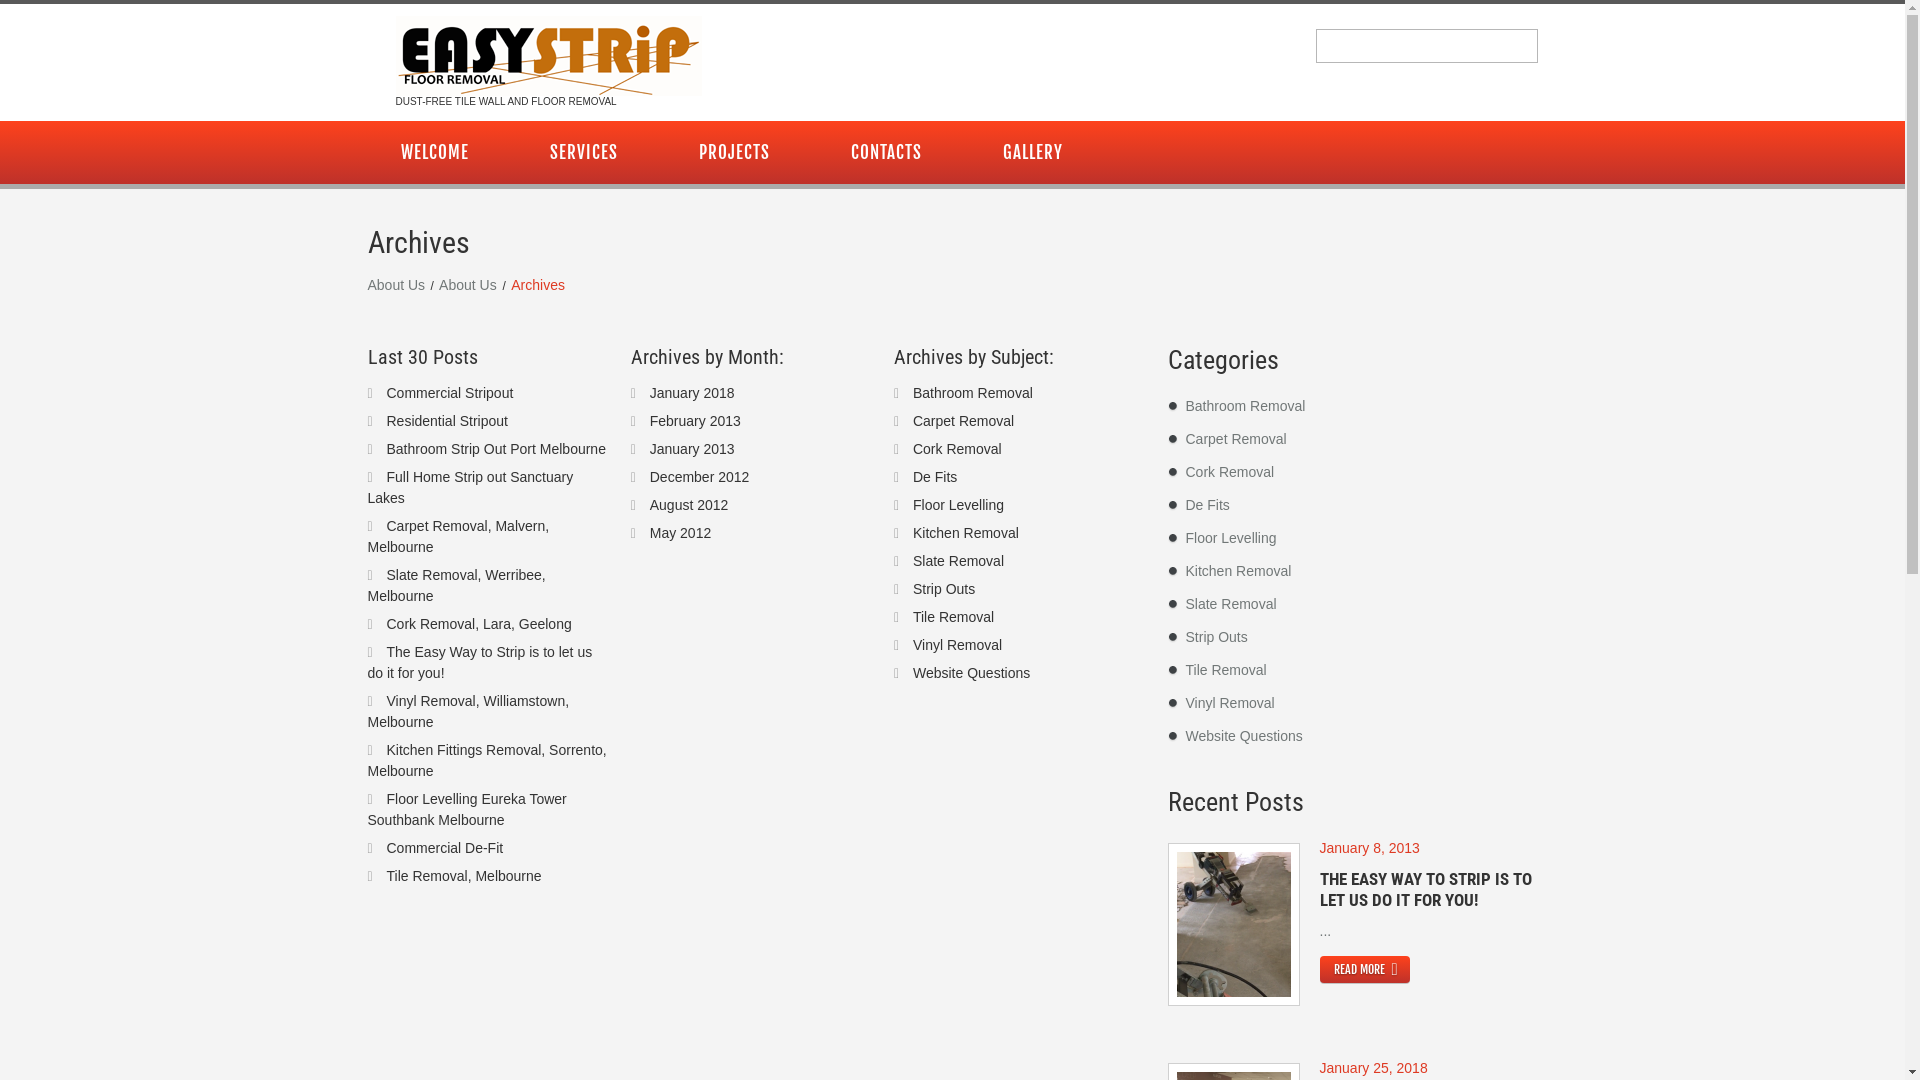 The height and width of the screenshot is (1080, 1920). What do you see at coordinates (817, 151) in the screenshot?
I see `'CONTACTS'` at bounding box center [817, 151].